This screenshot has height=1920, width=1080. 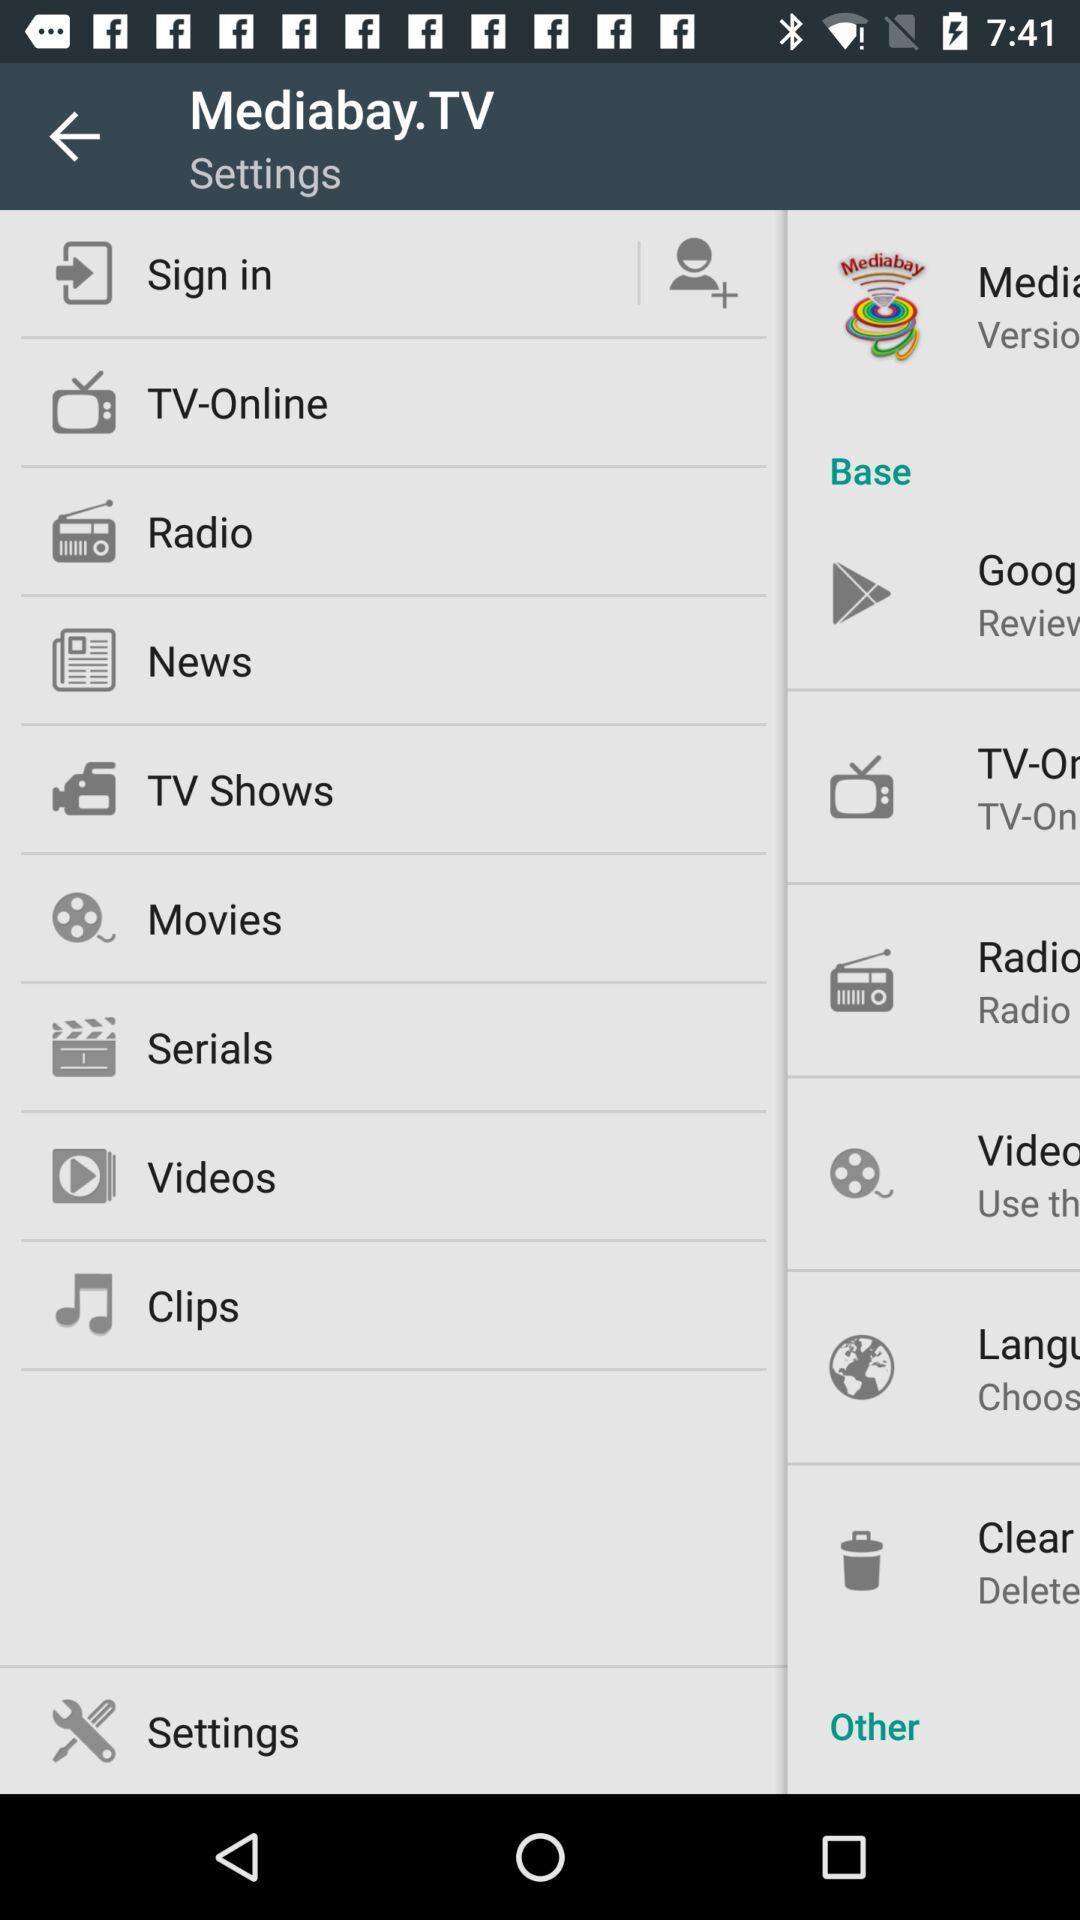 I want to click on review this app item, so click(x=1028, y=620).